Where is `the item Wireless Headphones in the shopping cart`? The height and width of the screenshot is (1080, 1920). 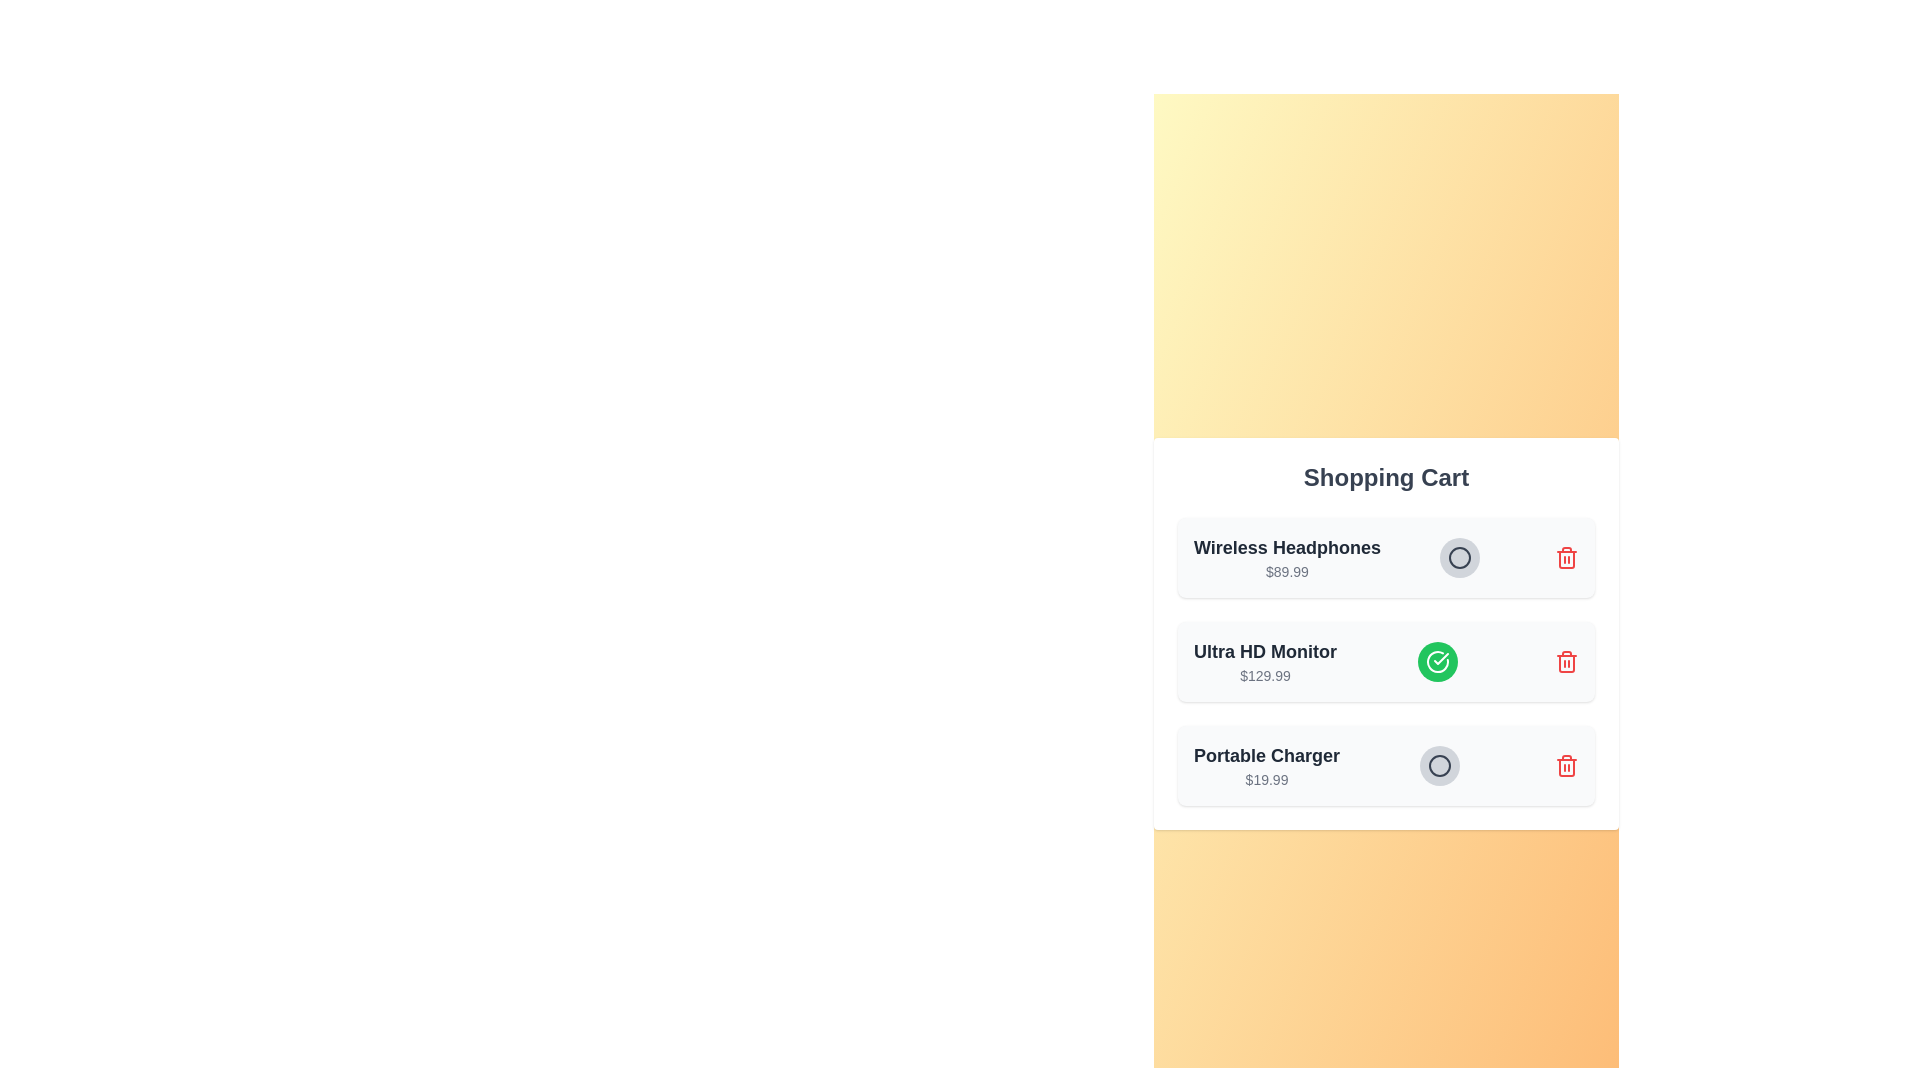
the item Wireless Headphones in the shopping cart is located at coordinates (1459, 558).